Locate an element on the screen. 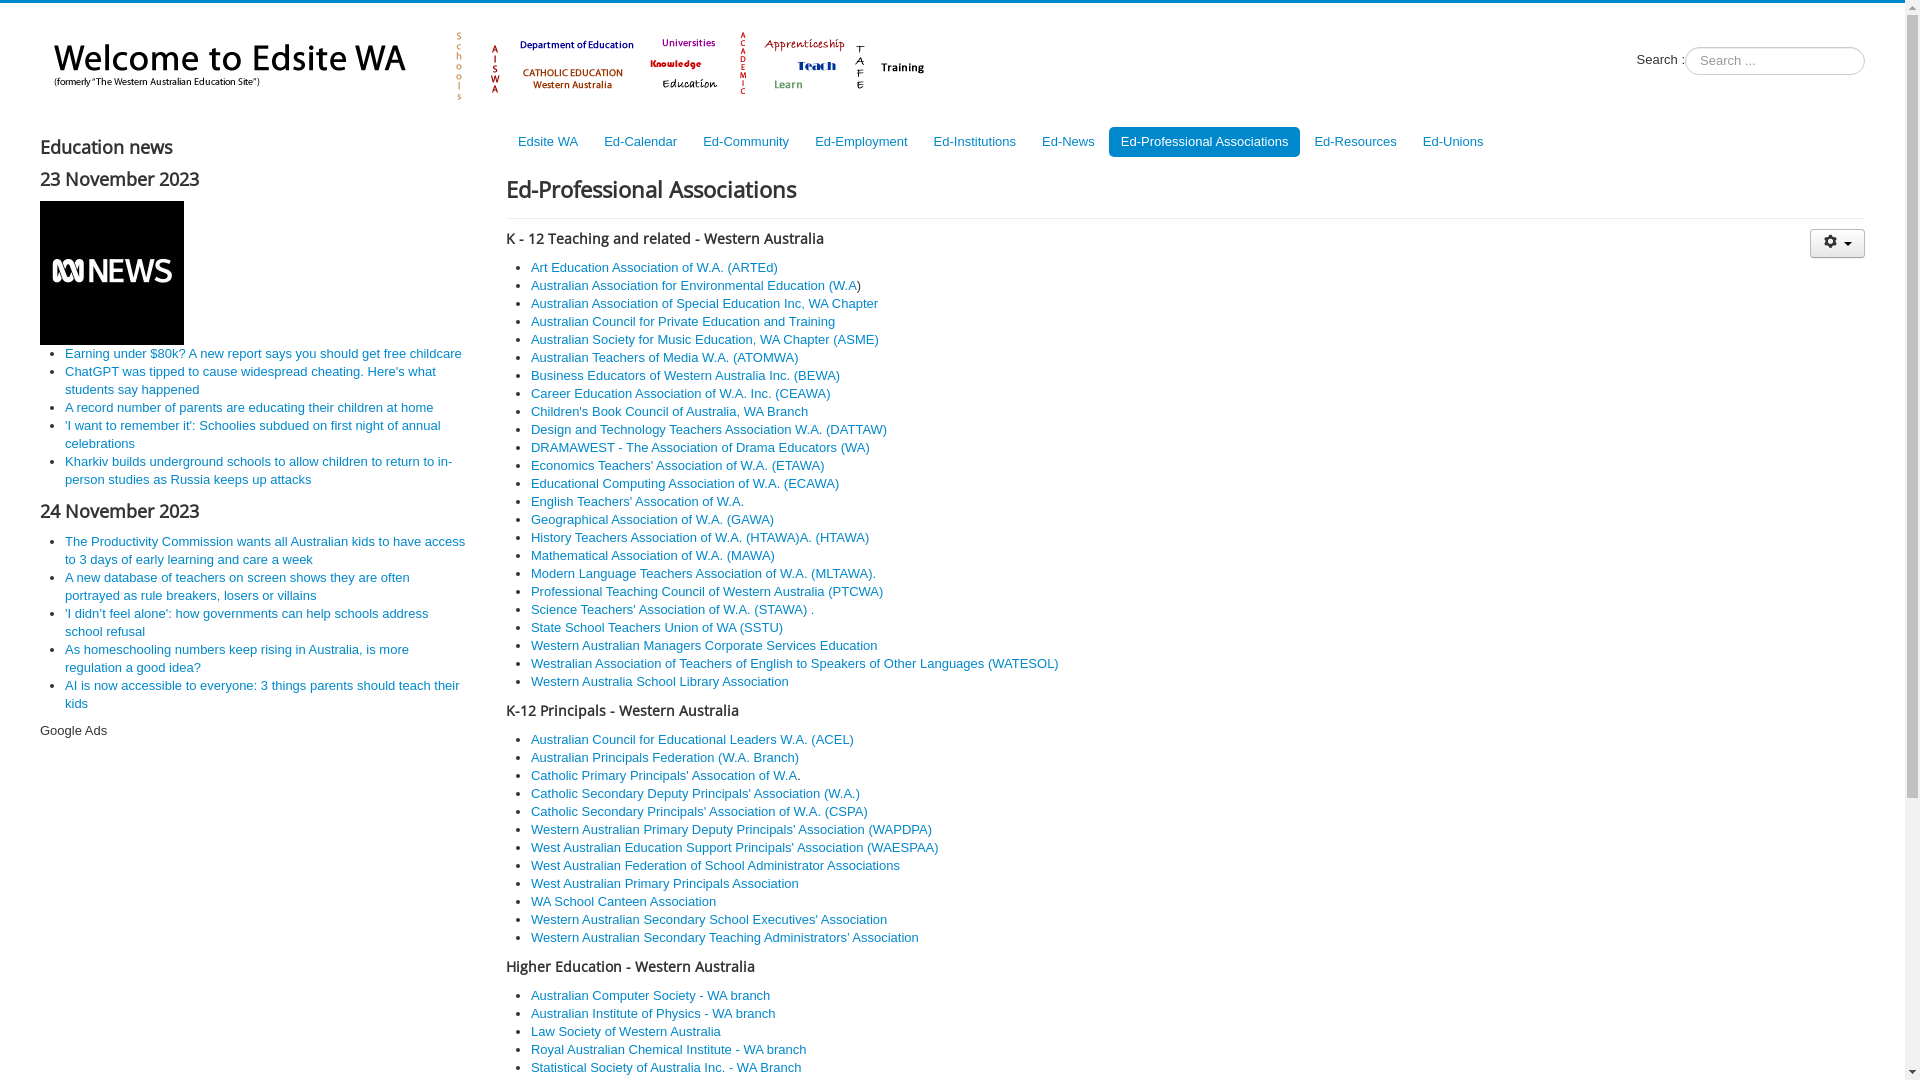 This screenshot has width=1920, height=1080. 'Art Education Association of W.A. (ARTEd) ' is located at coordinates (656, 266).